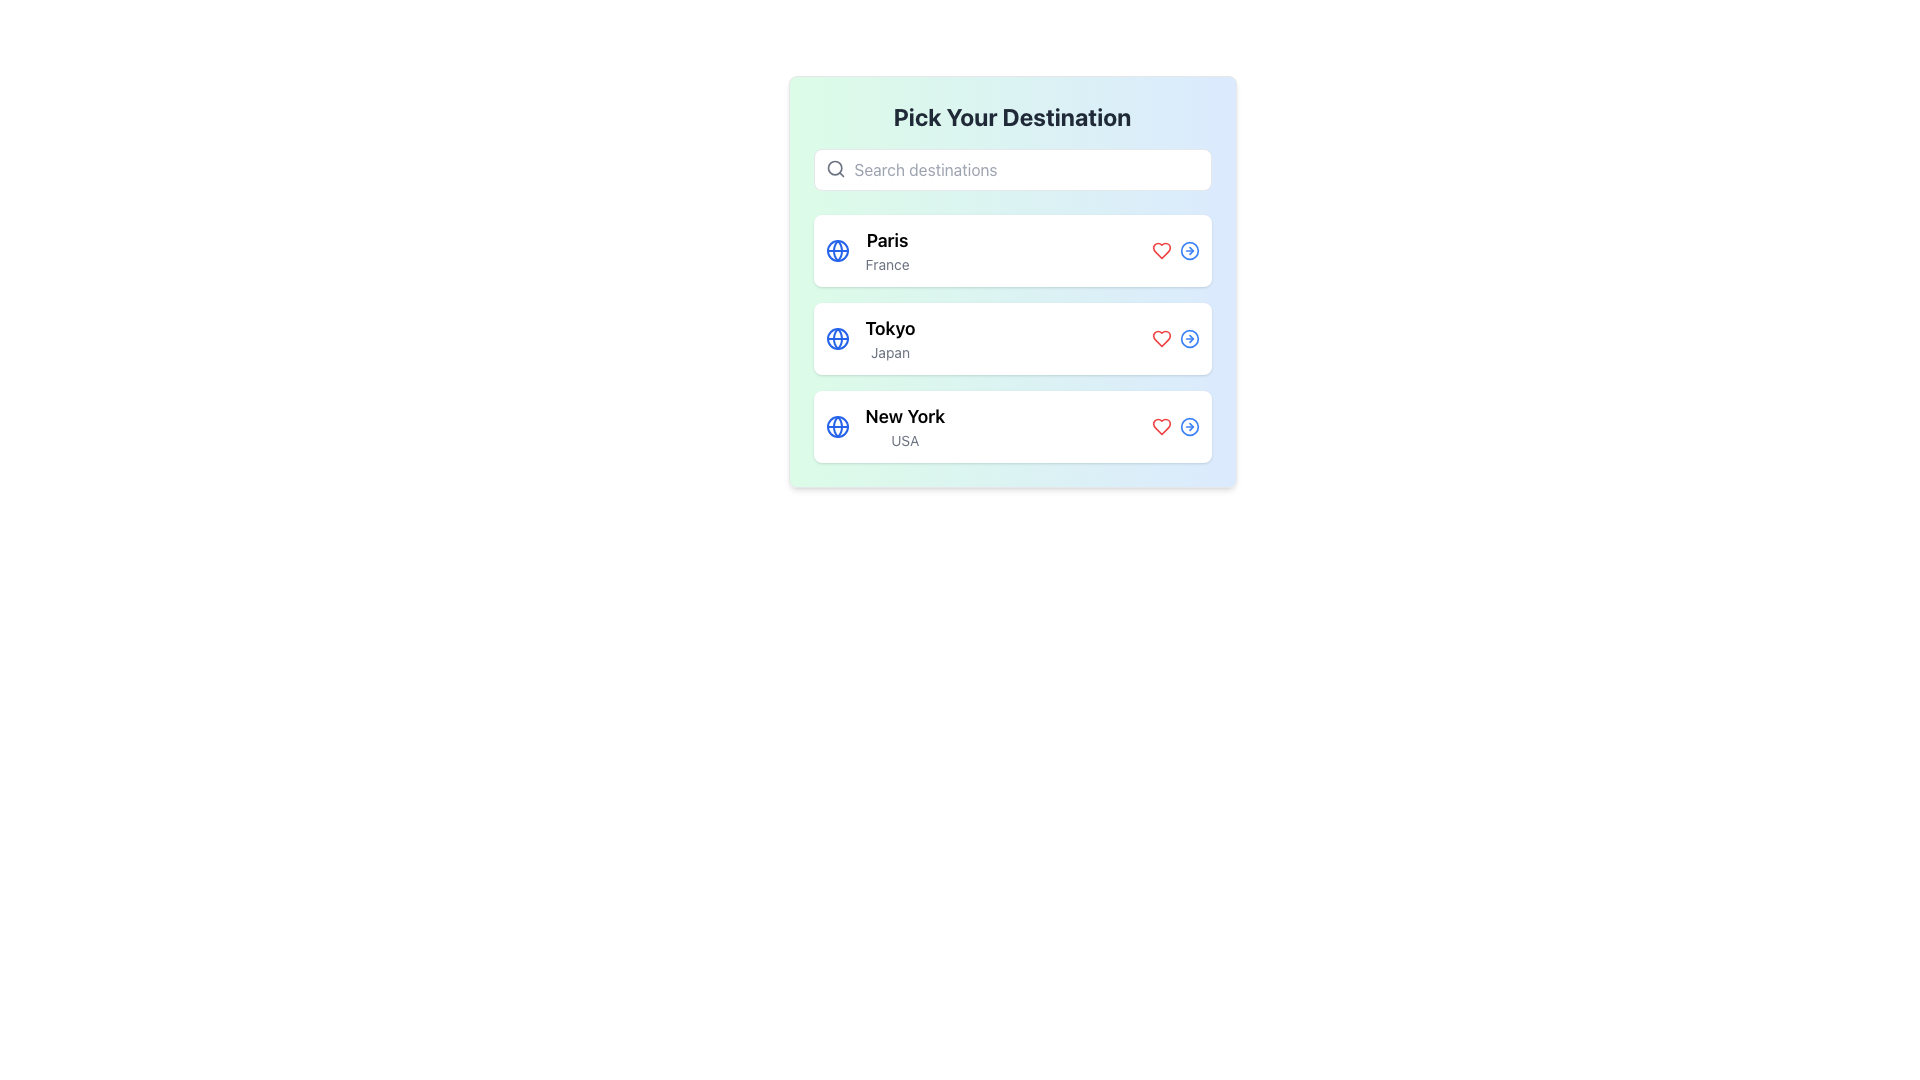  What do you see at coordinates (884, 426) in the screenshot?
I see `the third list item displaying the location 'New York, USA' with a globe icon` at bounding box center [884, 426].